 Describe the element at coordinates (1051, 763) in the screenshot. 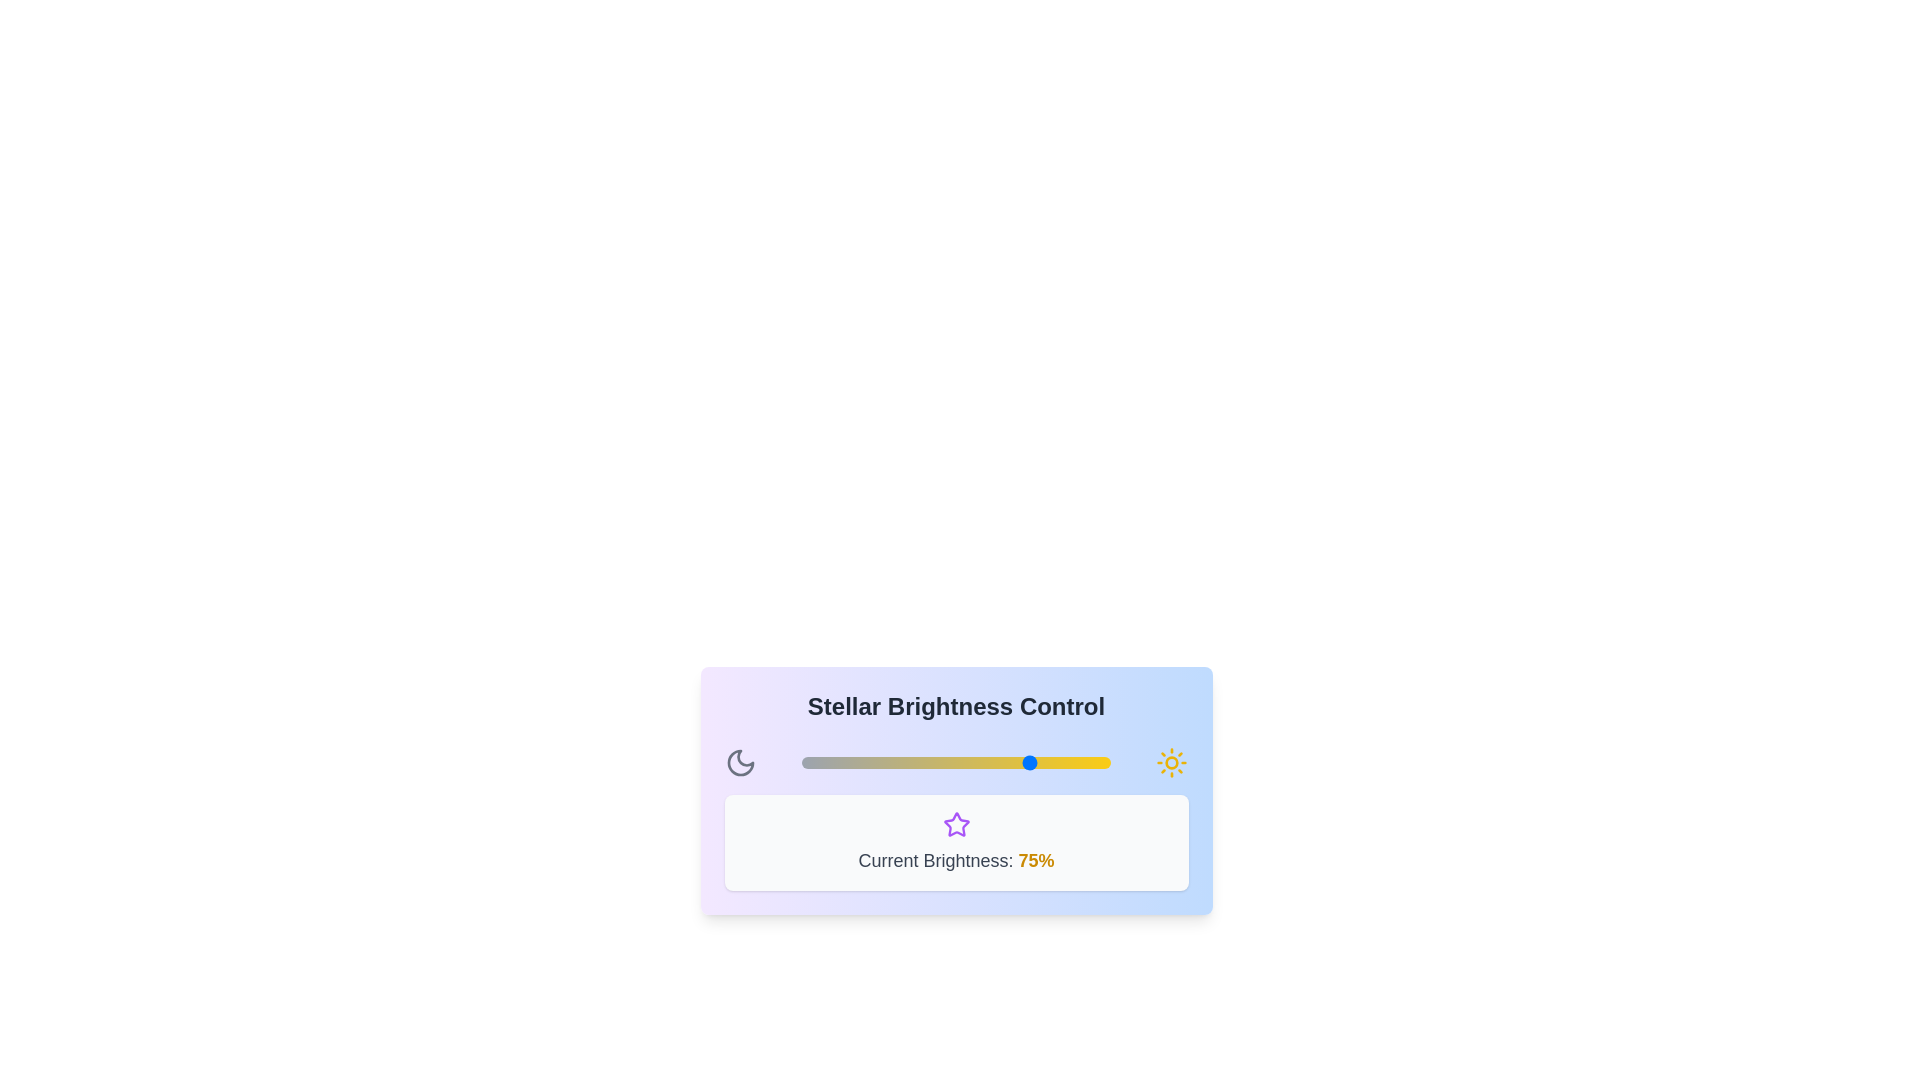

I see `the slider to set the brightness to 81%` at that location.